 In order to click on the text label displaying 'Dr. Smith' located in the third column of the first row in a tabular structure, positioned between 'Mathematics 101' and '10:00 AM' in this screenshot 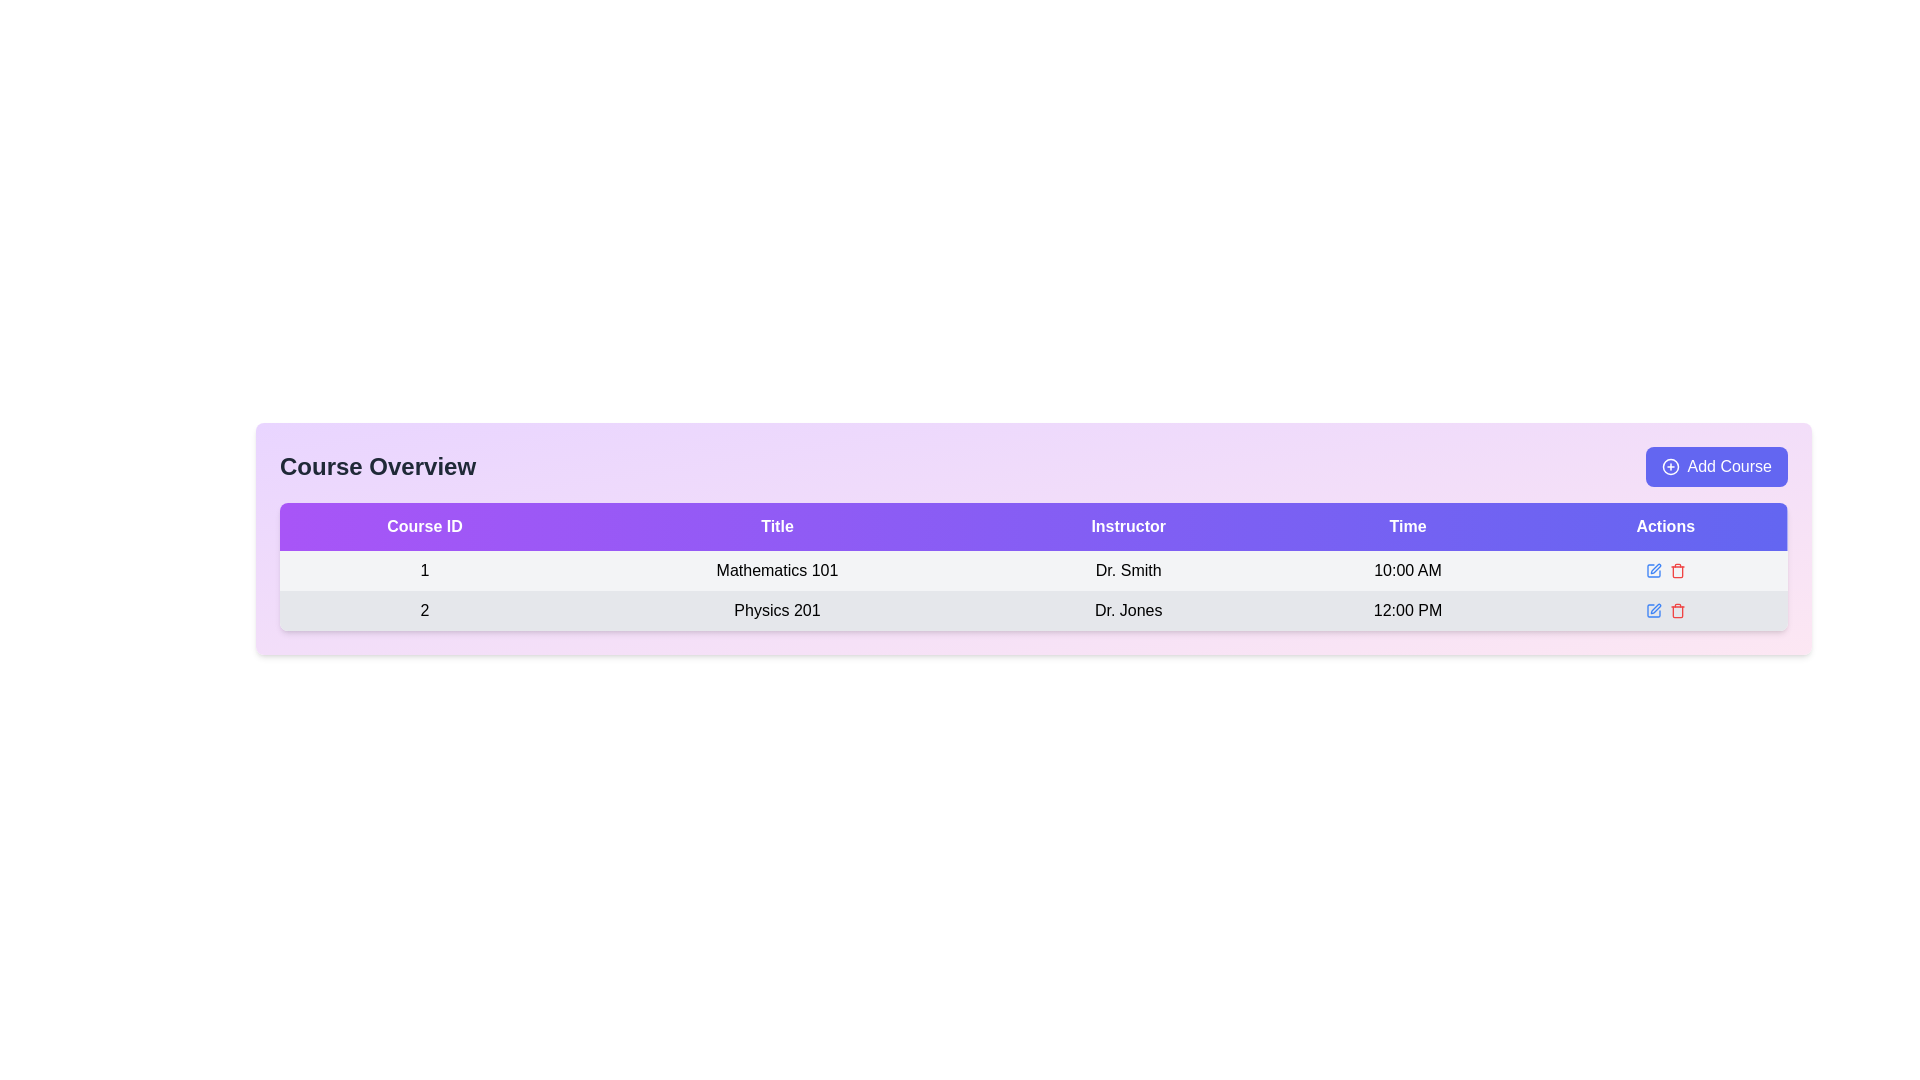, I will do `click(1128, 570)`.